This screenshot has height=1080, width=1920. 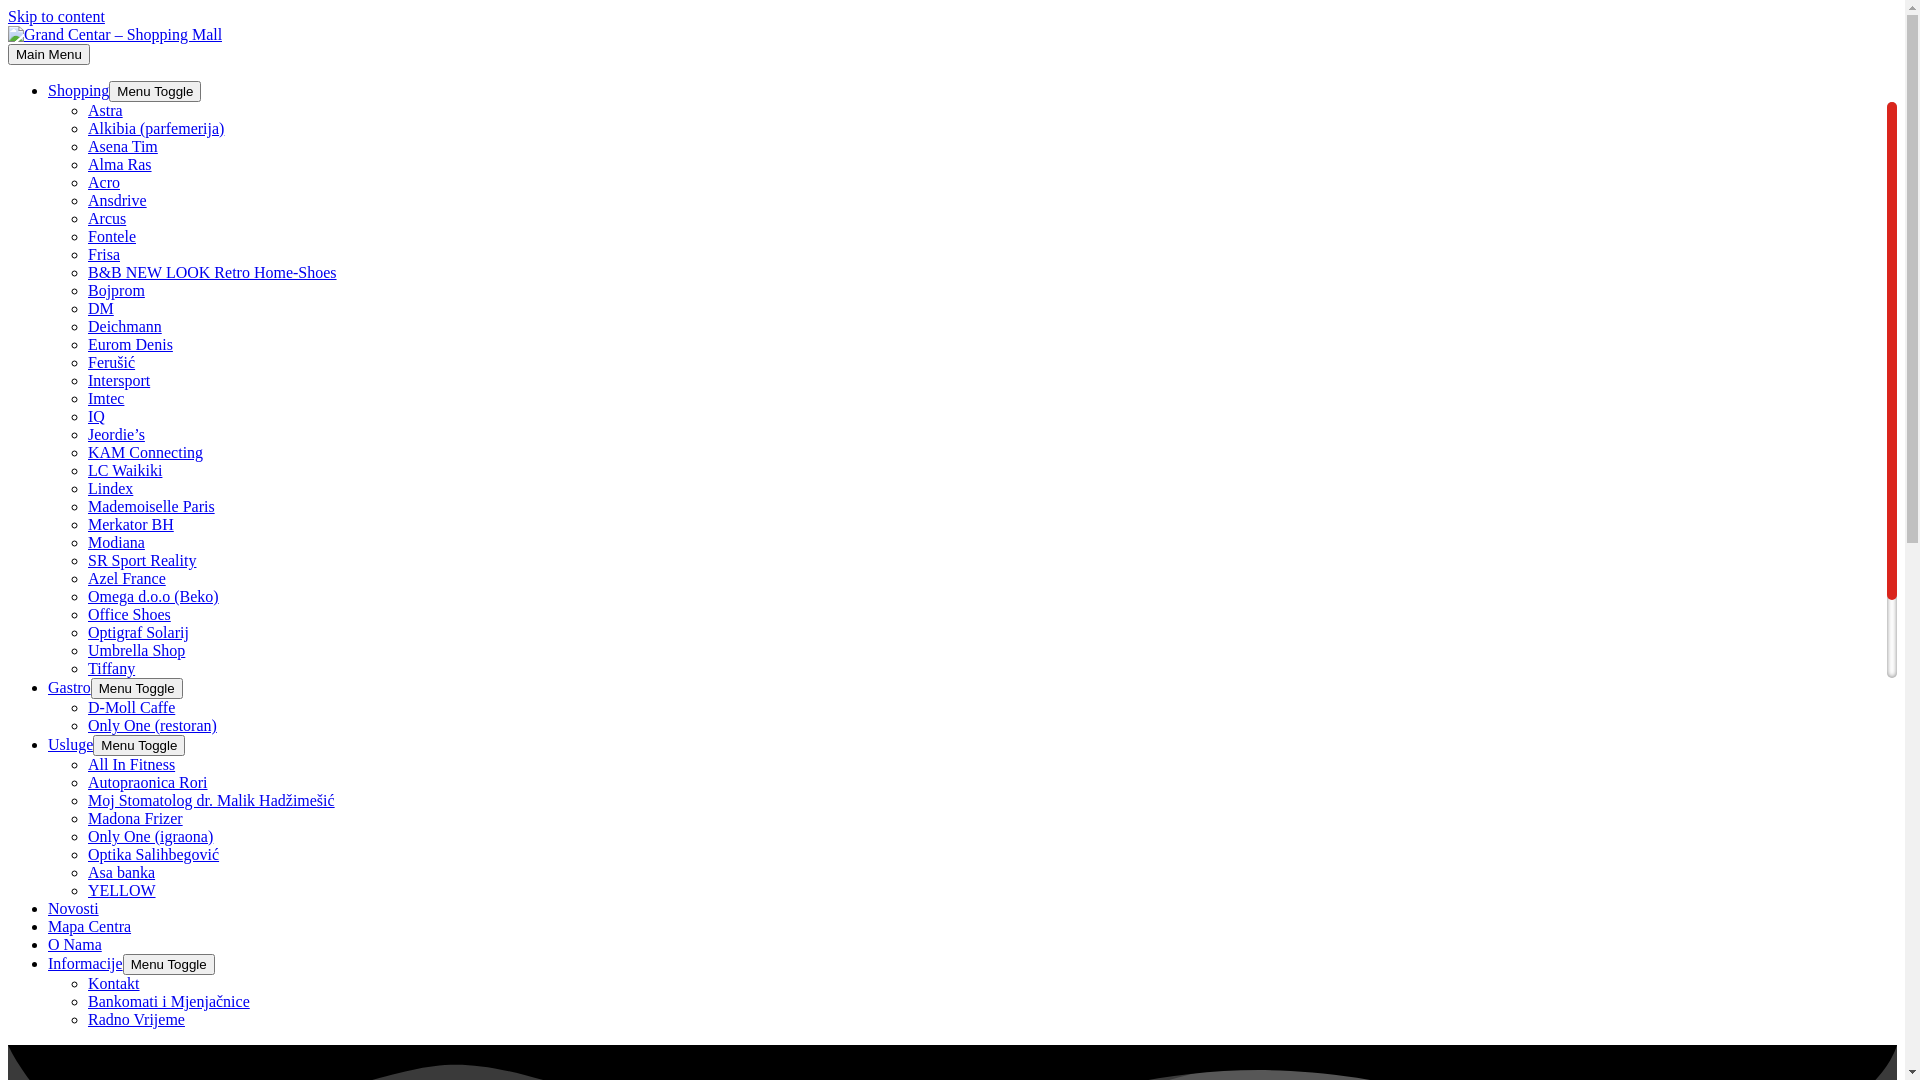 What do you see at coordinates (149, 836) in the screenshot?
I see `'Only One (igraona)'` at bounding box center [149, 836].